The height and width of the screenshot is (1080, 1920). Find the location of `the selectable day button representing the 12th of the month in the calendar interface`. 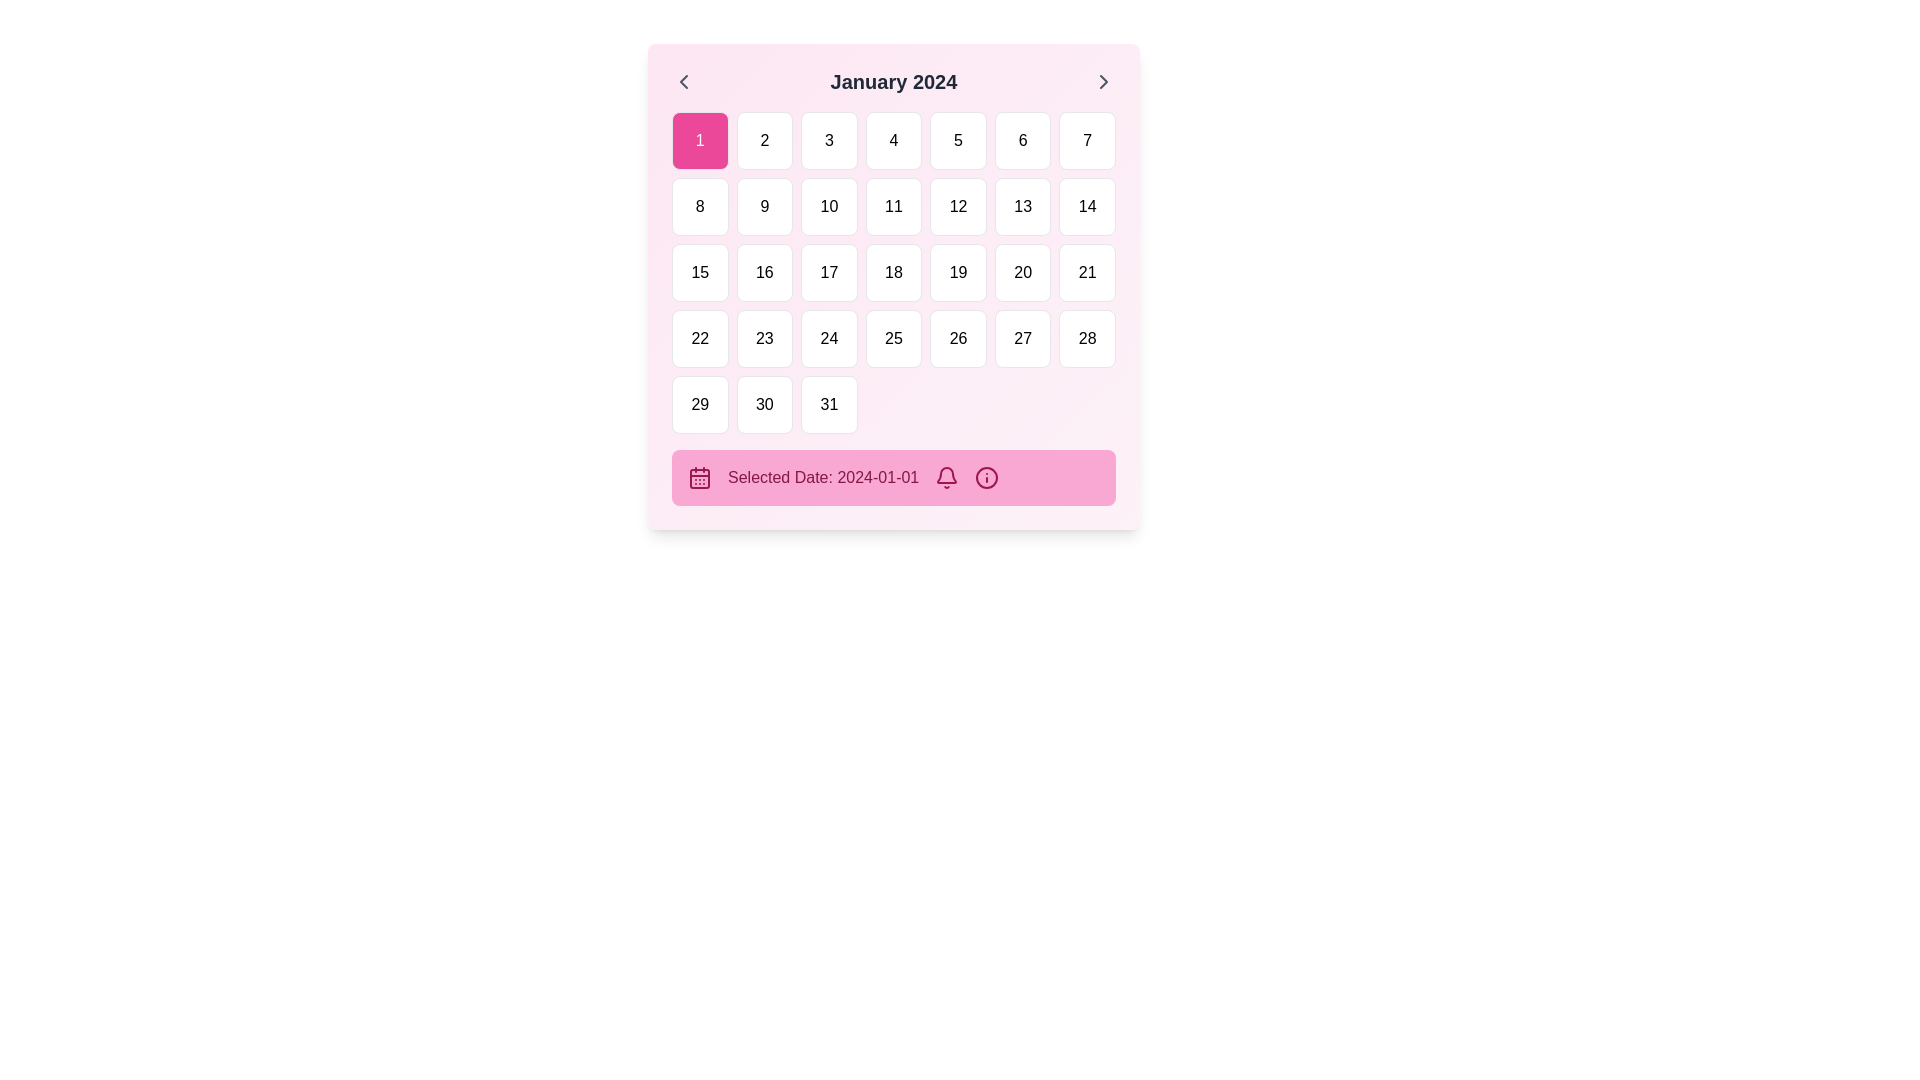

the selectable day button representing the 12th of the month in the calendar interface is located at coordinates (957, 207).